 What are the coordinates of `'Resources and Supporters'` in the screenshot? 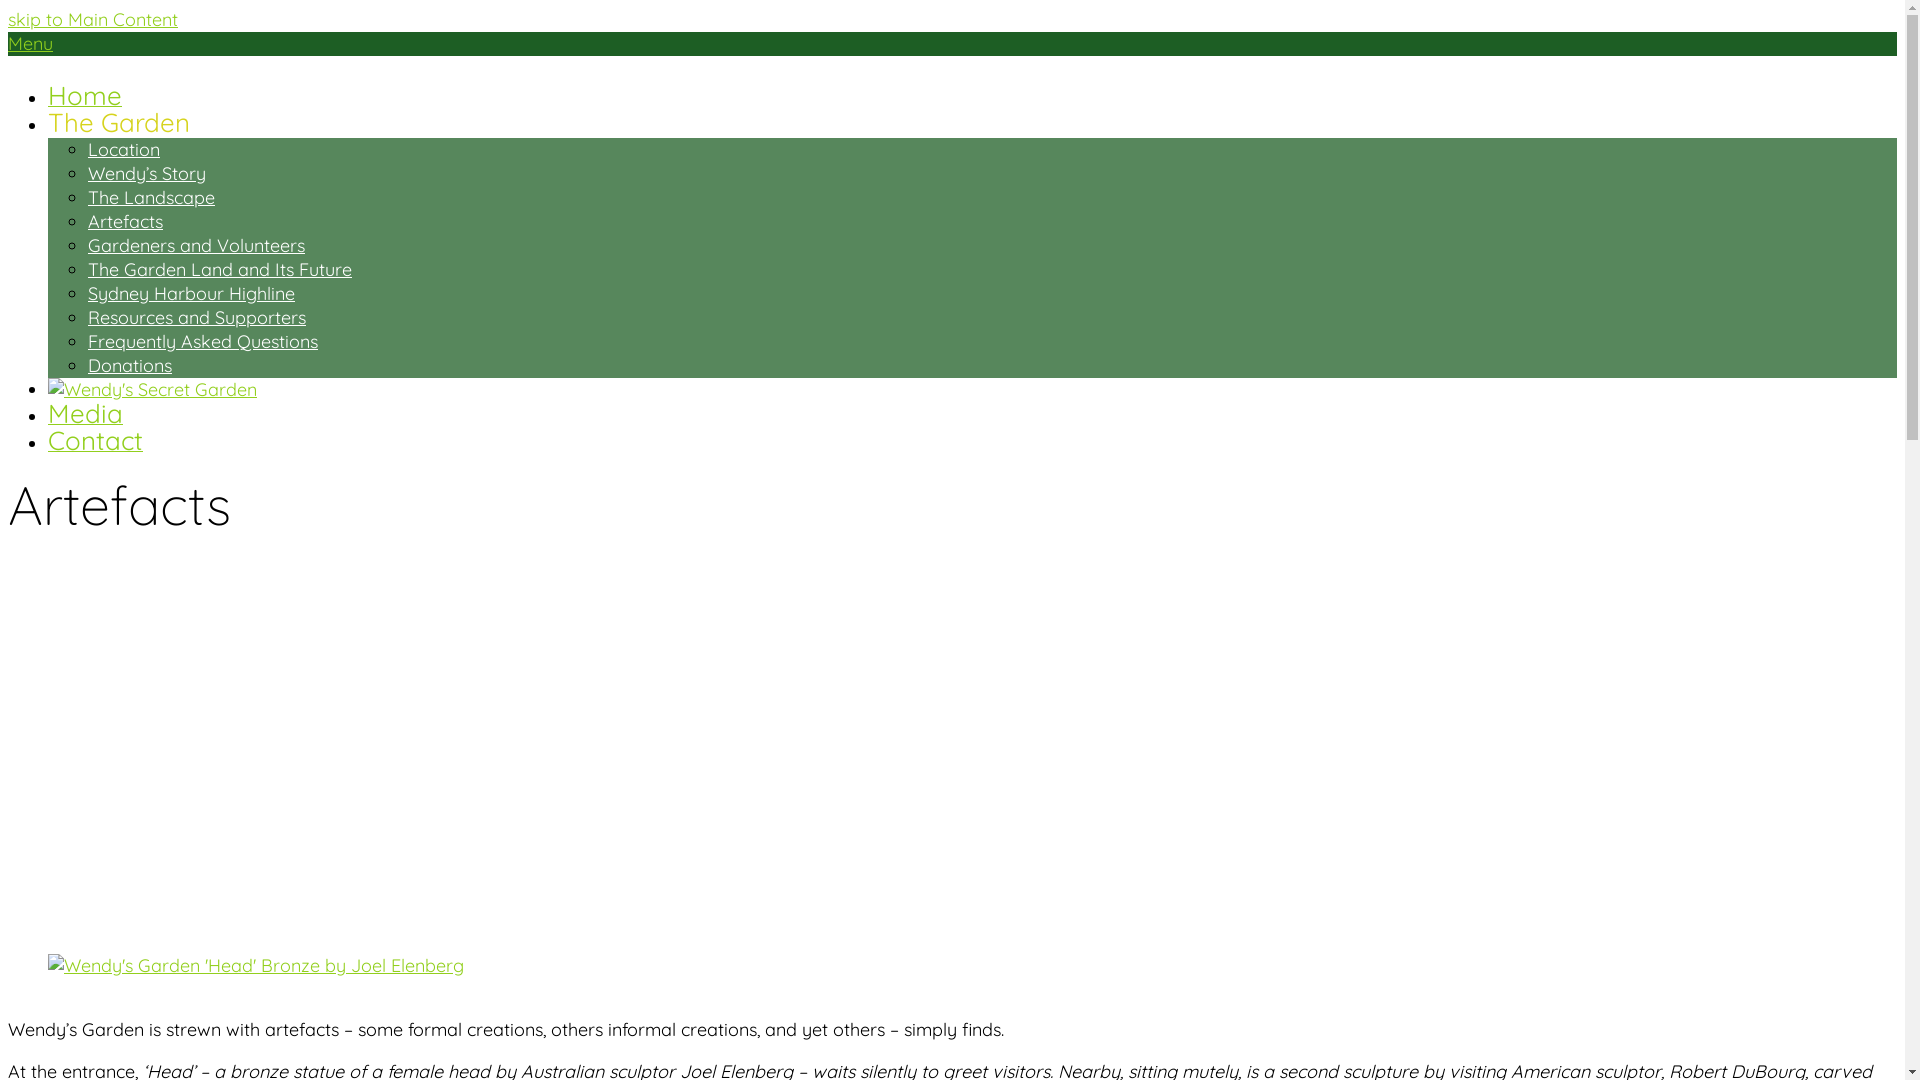 It's located at (196, 316).